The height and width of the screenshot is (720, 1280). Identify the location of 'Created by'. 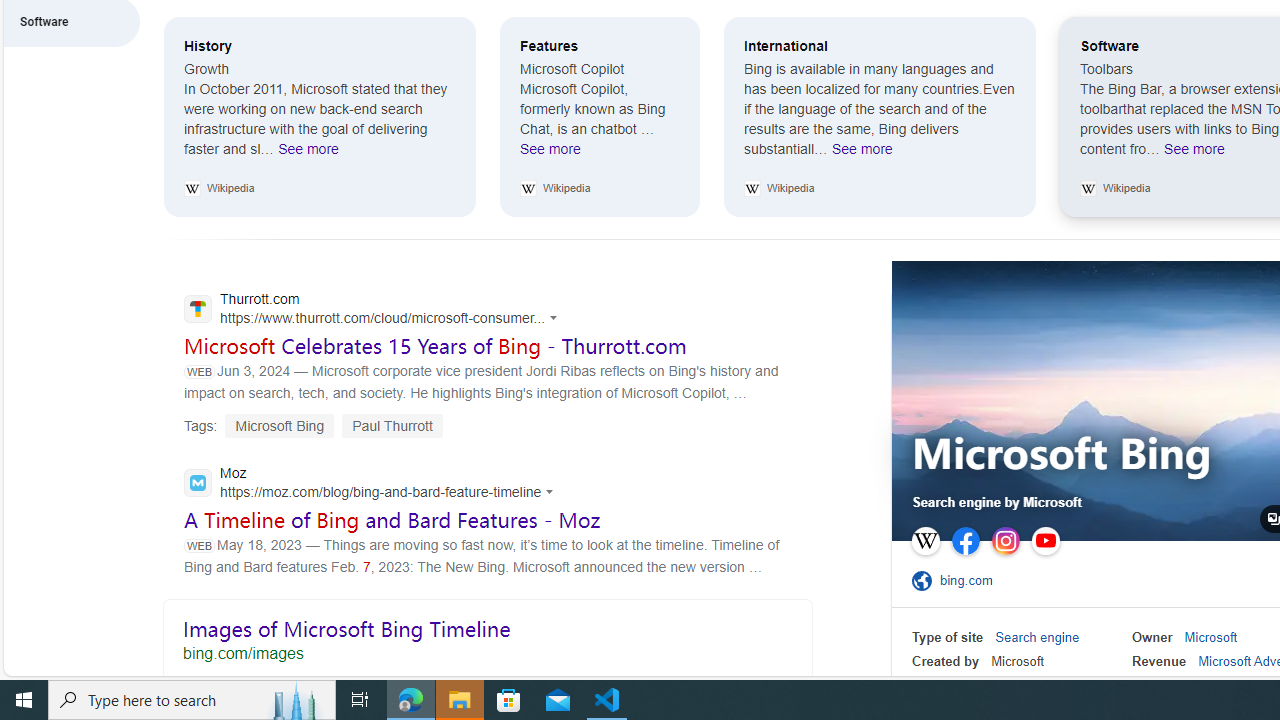
(944, 661).